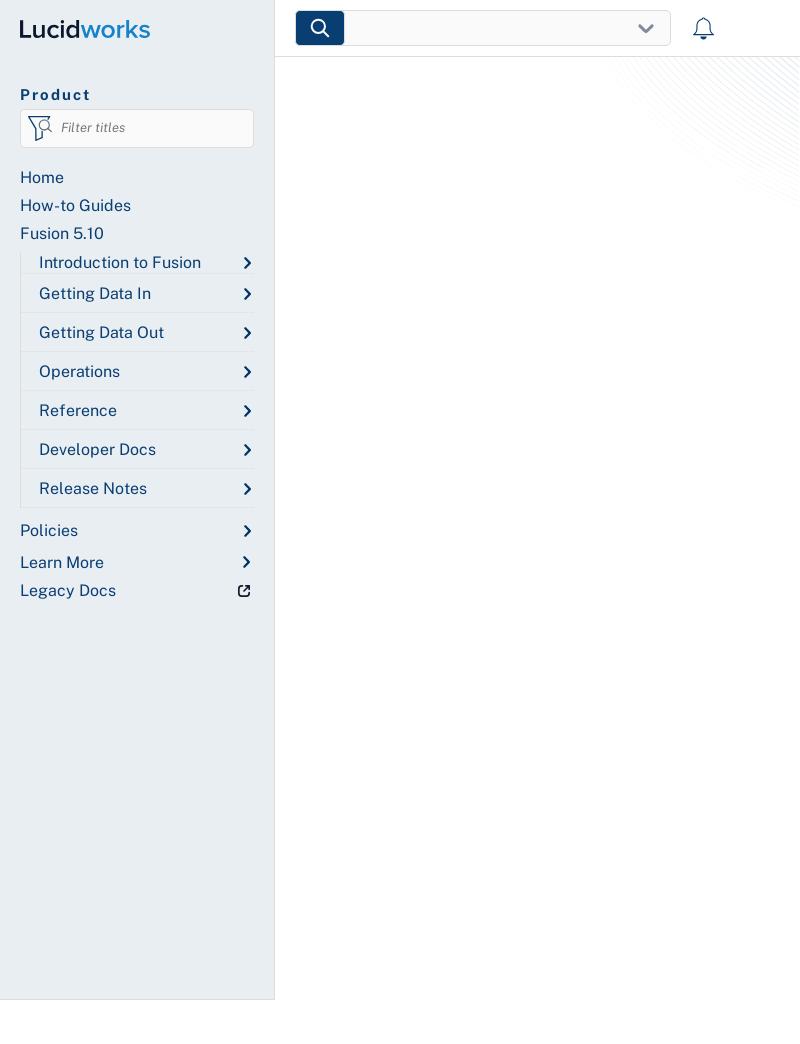  What do you see at coordinates (61, 233) in the screenshot?
I see `'Fusion 5.10'` at bounding box center [61, 233].